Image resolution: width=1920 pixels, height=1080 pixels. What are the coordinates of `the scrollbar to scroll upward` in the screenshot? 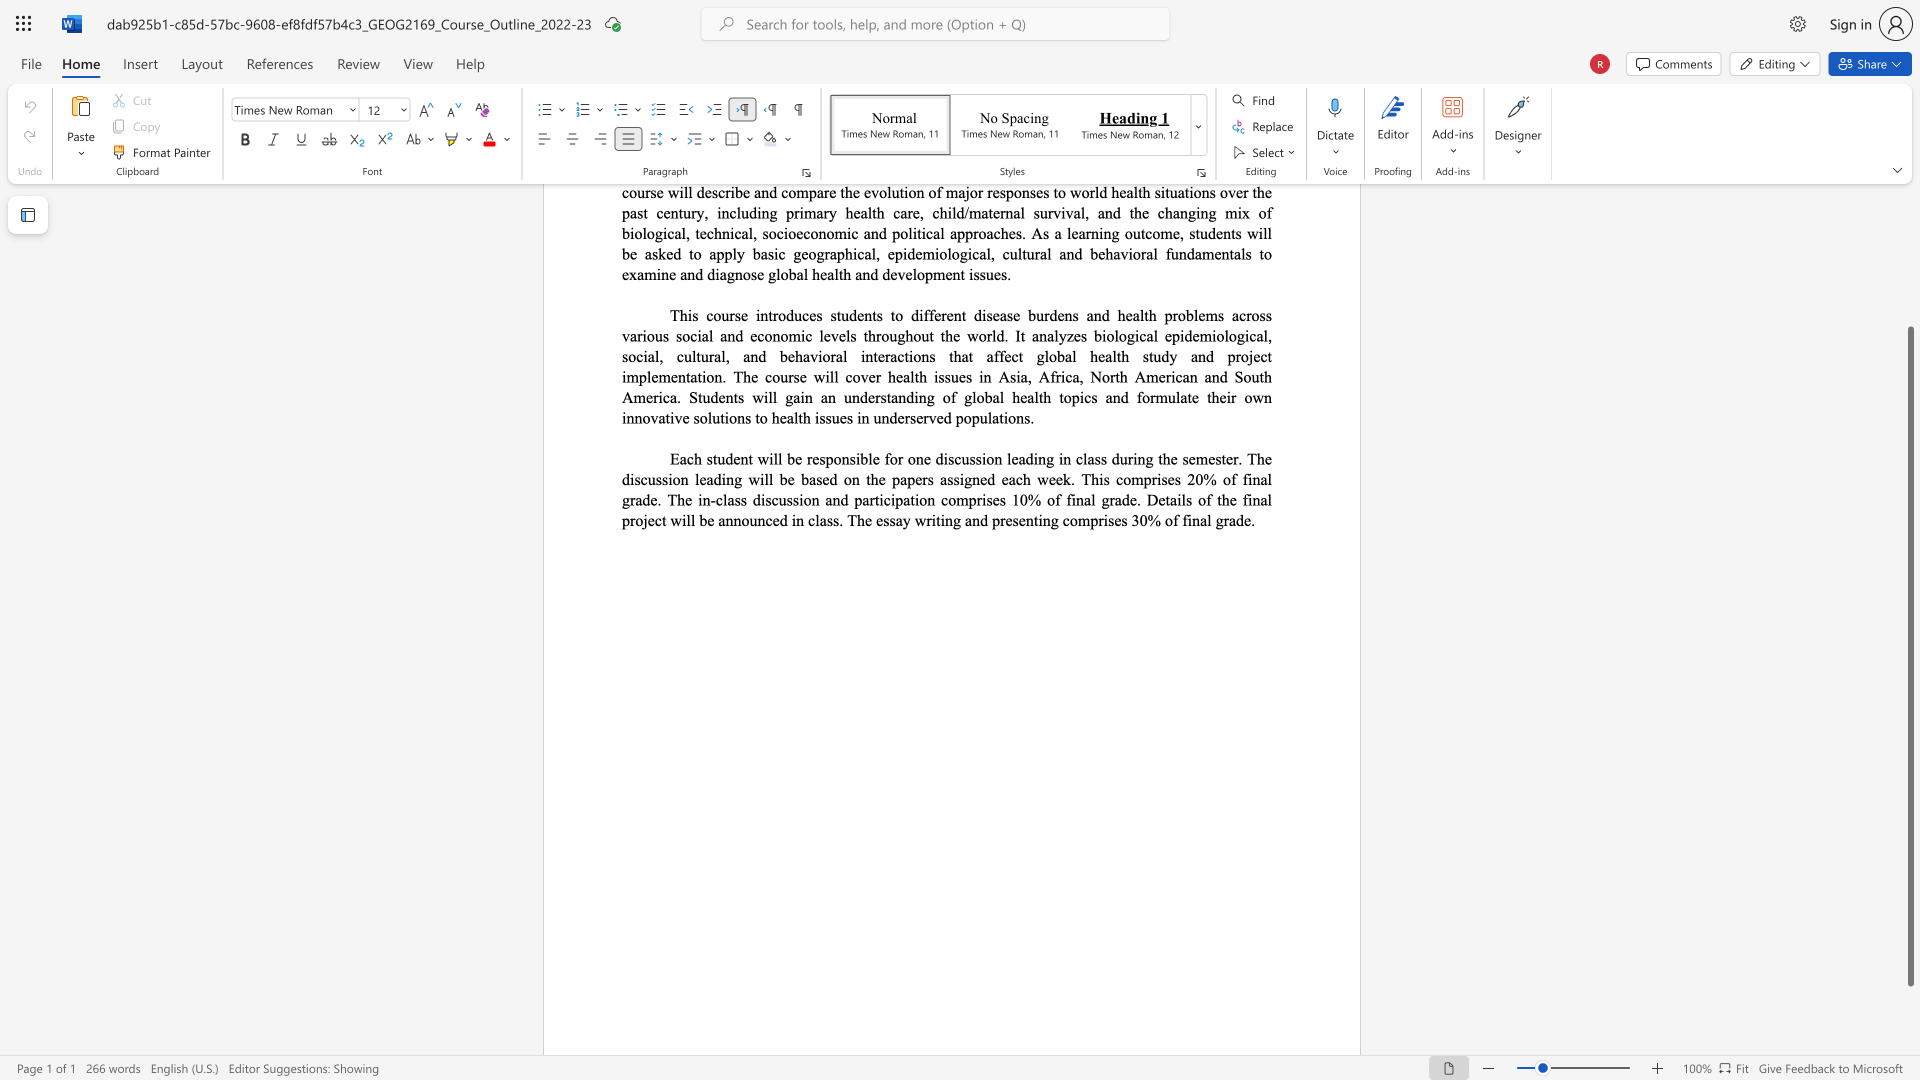 It's located at (1909, 270).